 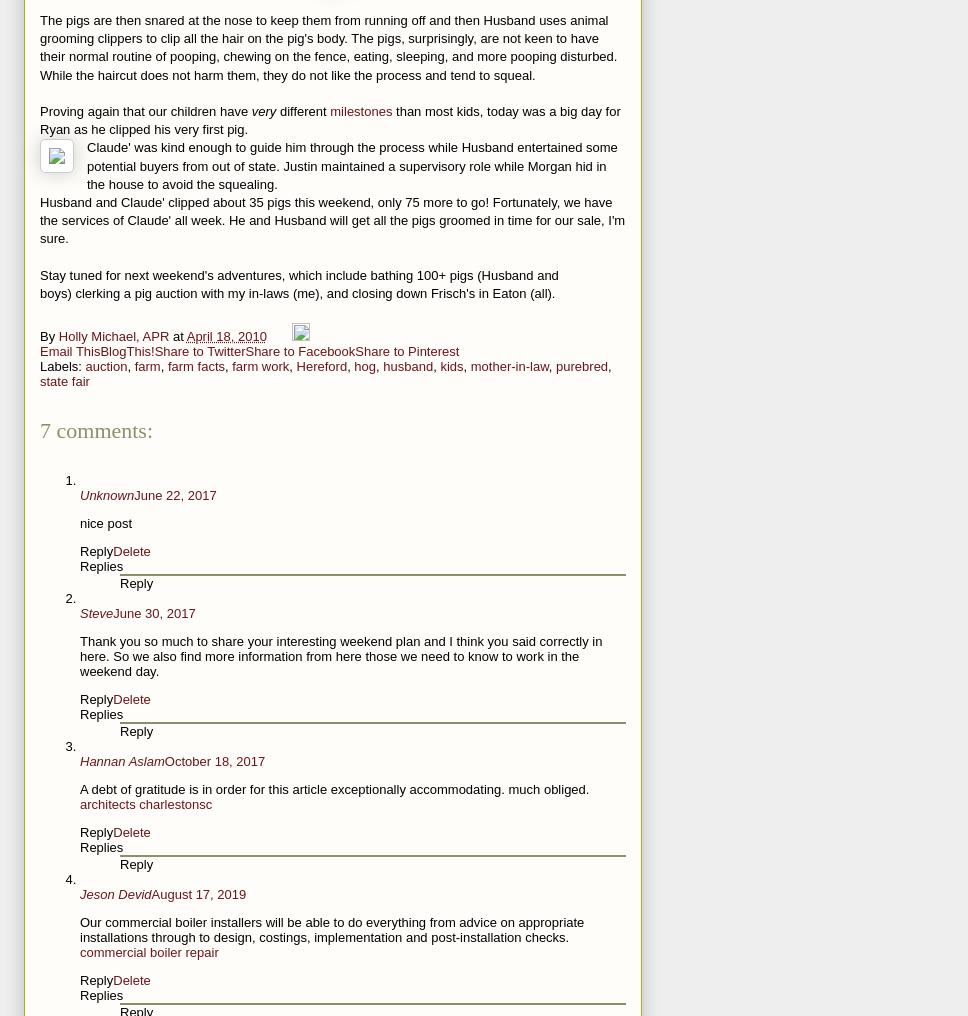 What do you see at coordinates (172, 335) in the screenshot?
I see `'at'` at bounding box center [172, 335].